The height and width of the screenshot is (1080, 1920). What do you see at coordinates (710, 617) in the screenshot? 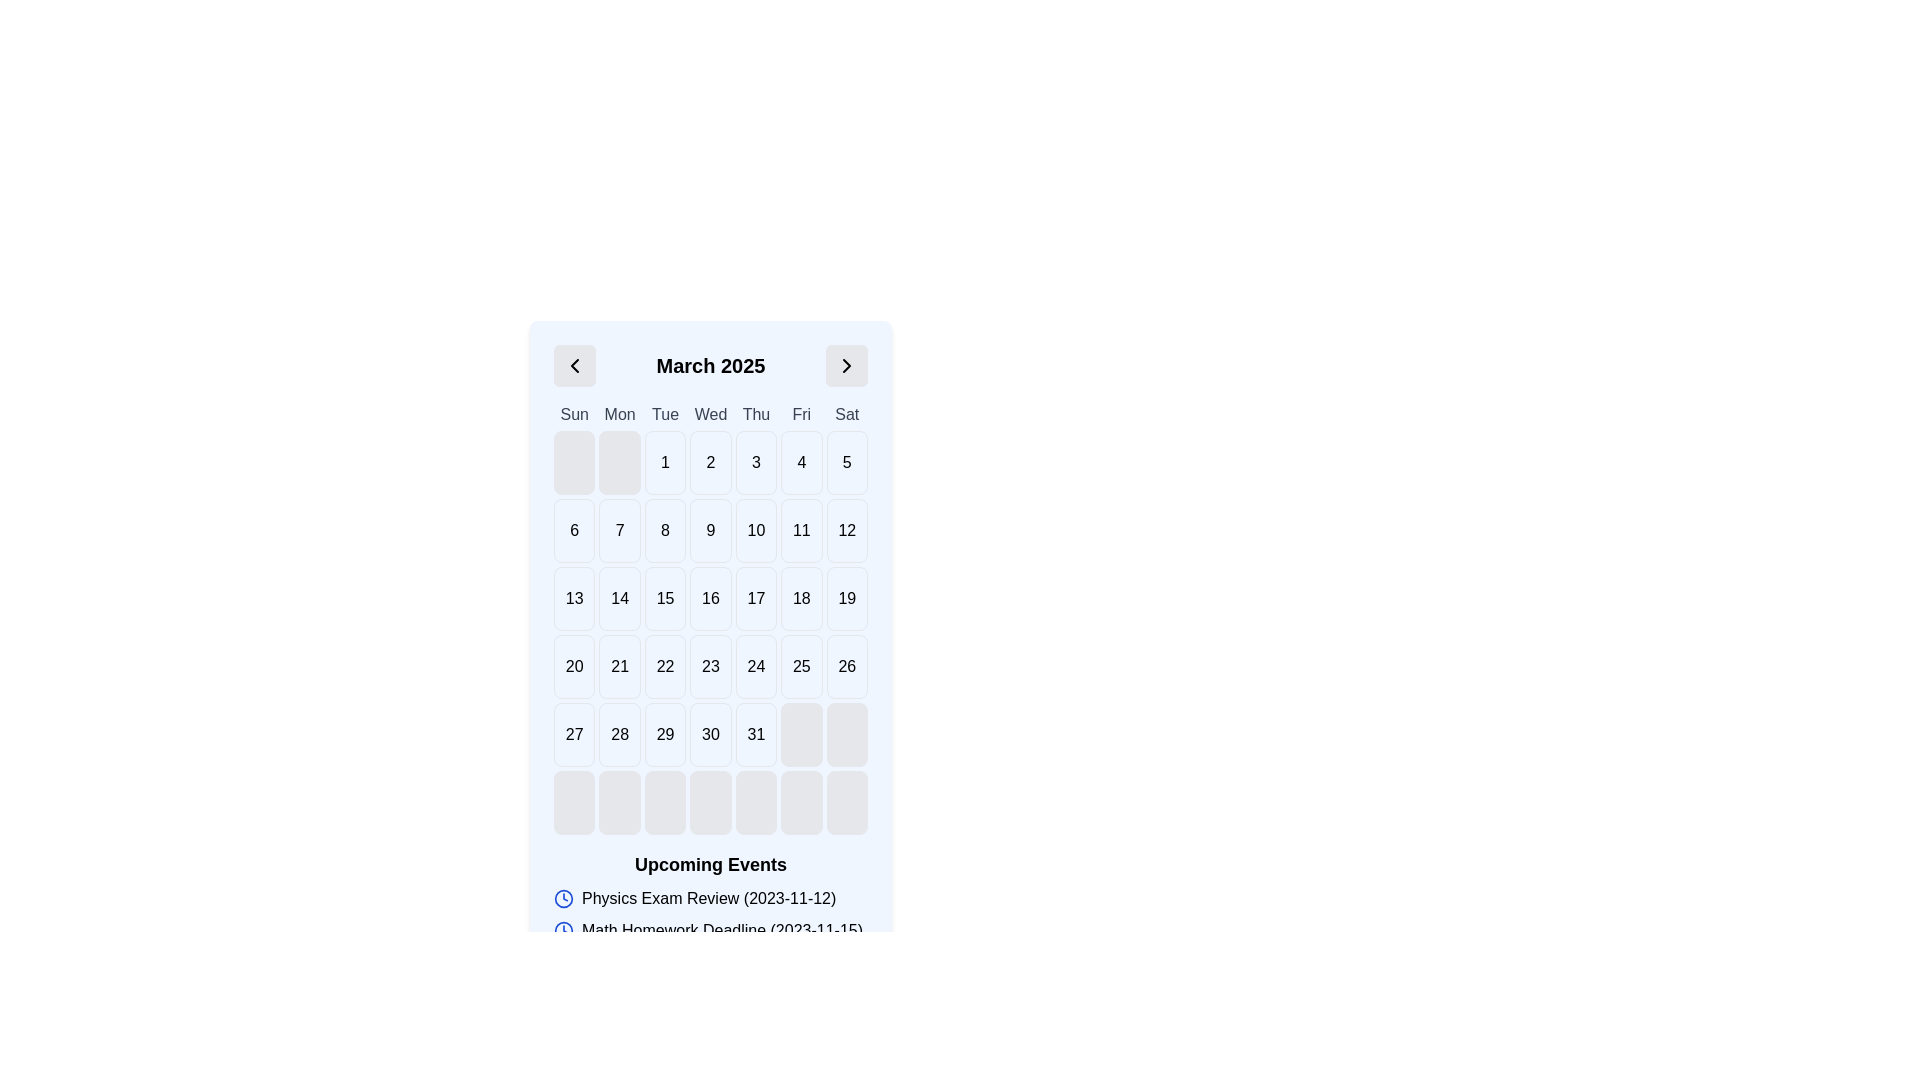
I see `the Calendar grid element displaying days of the month for March 2025, which is centrally located below the title and navigation buttons` at bounding box center [710, 617].